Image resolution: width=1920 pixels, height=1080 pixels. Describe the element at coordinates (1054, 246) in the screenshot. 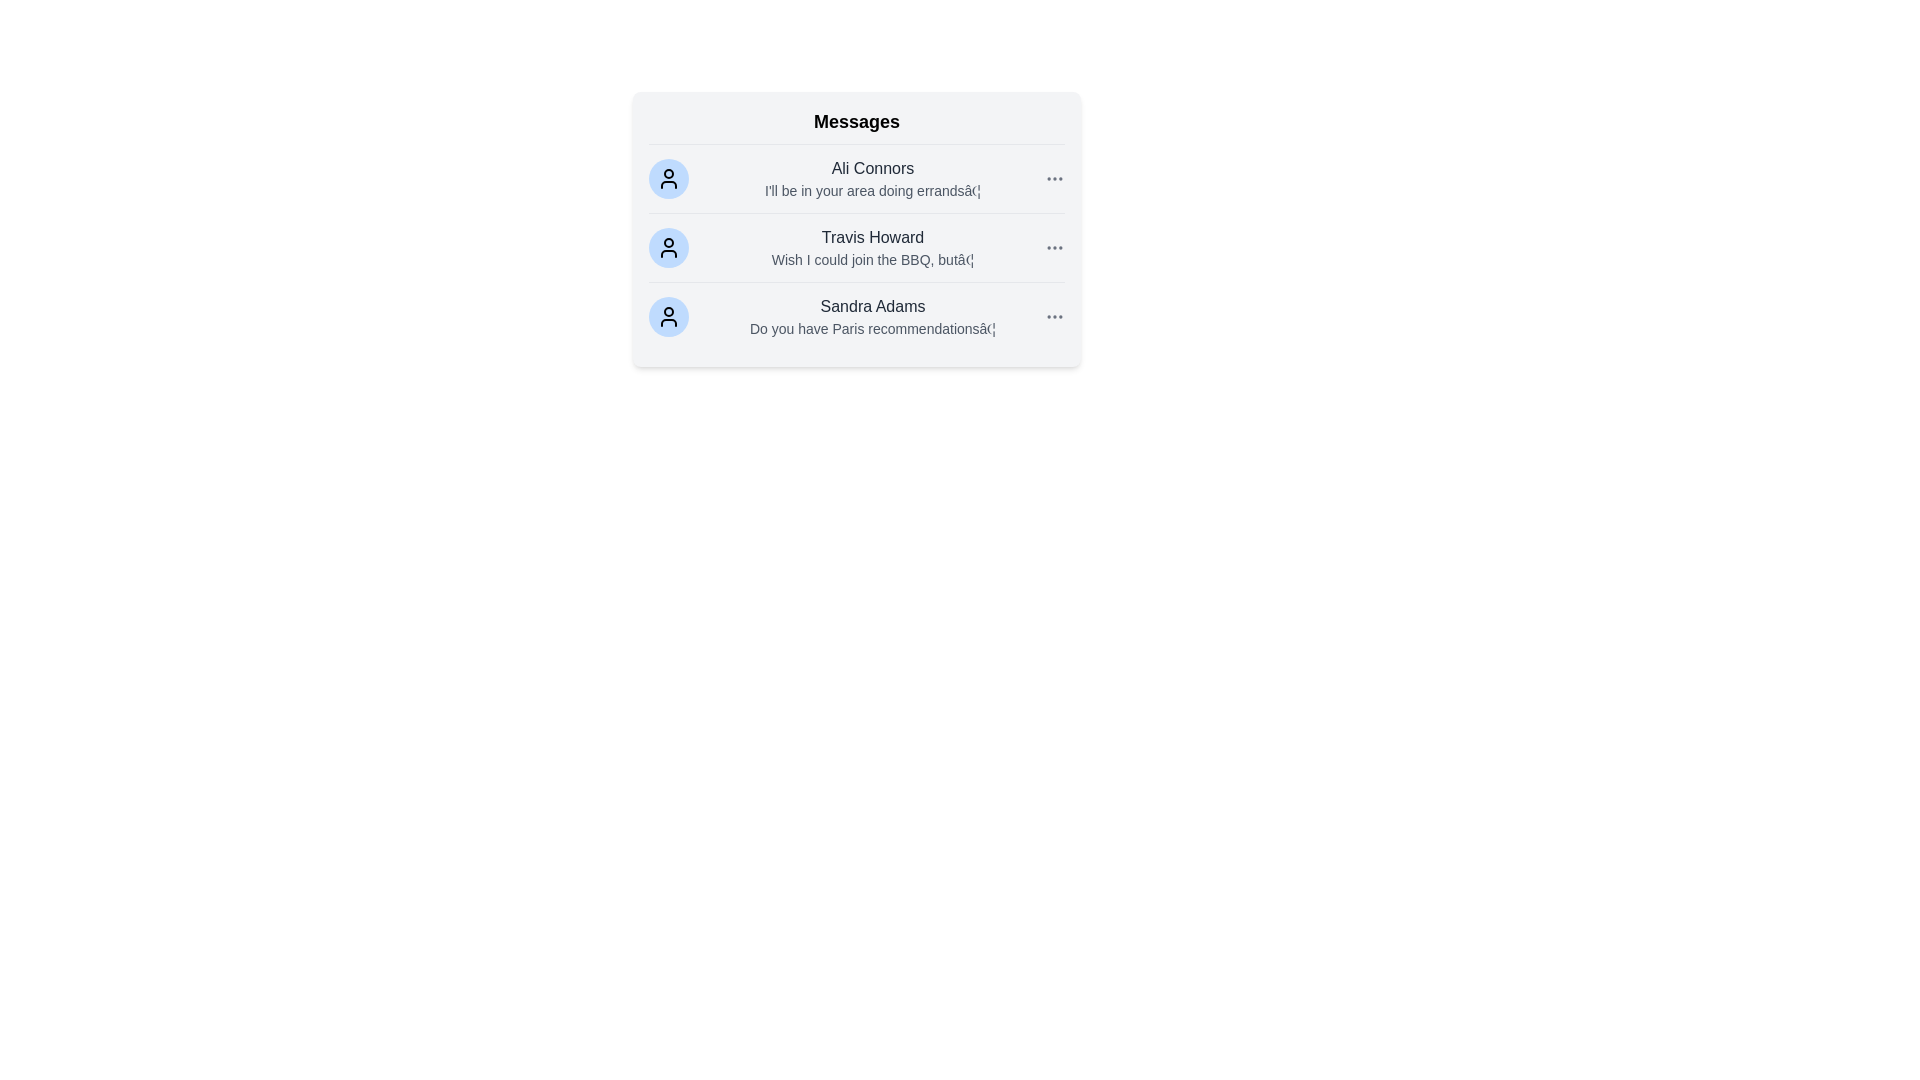

I see `the three dot menu button on the right side of the list item for 'Travis Howard'` at that location.